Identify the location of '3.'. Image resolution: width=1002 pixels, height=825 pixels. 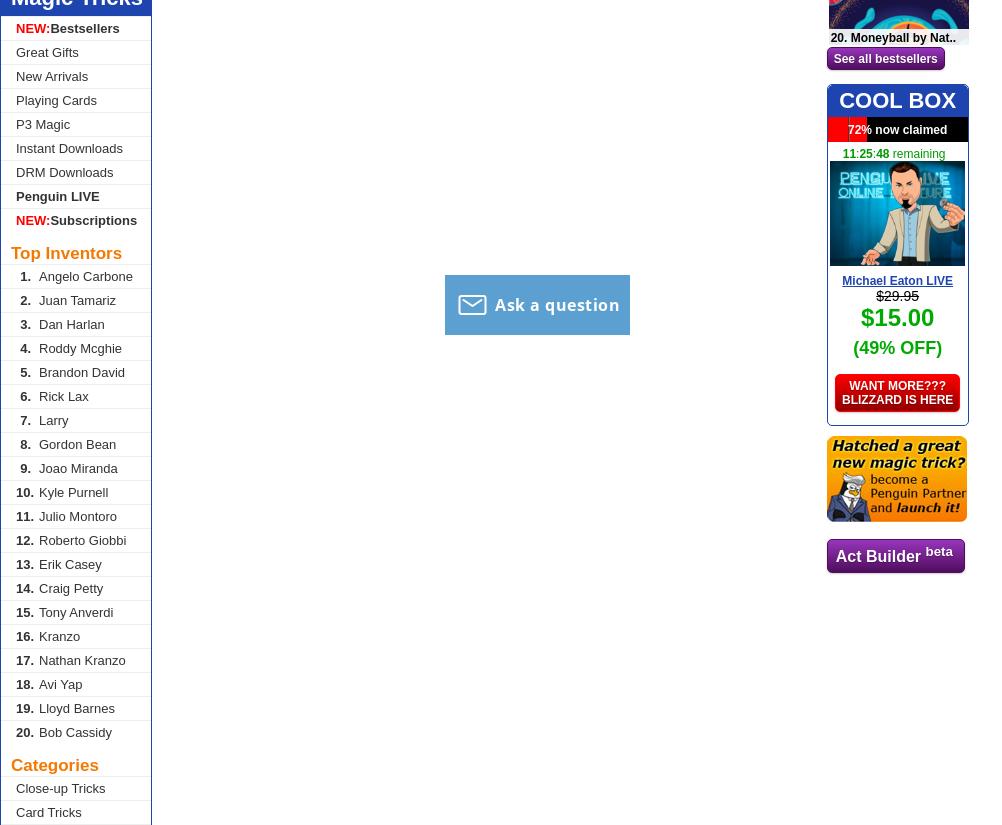
(25, 323).